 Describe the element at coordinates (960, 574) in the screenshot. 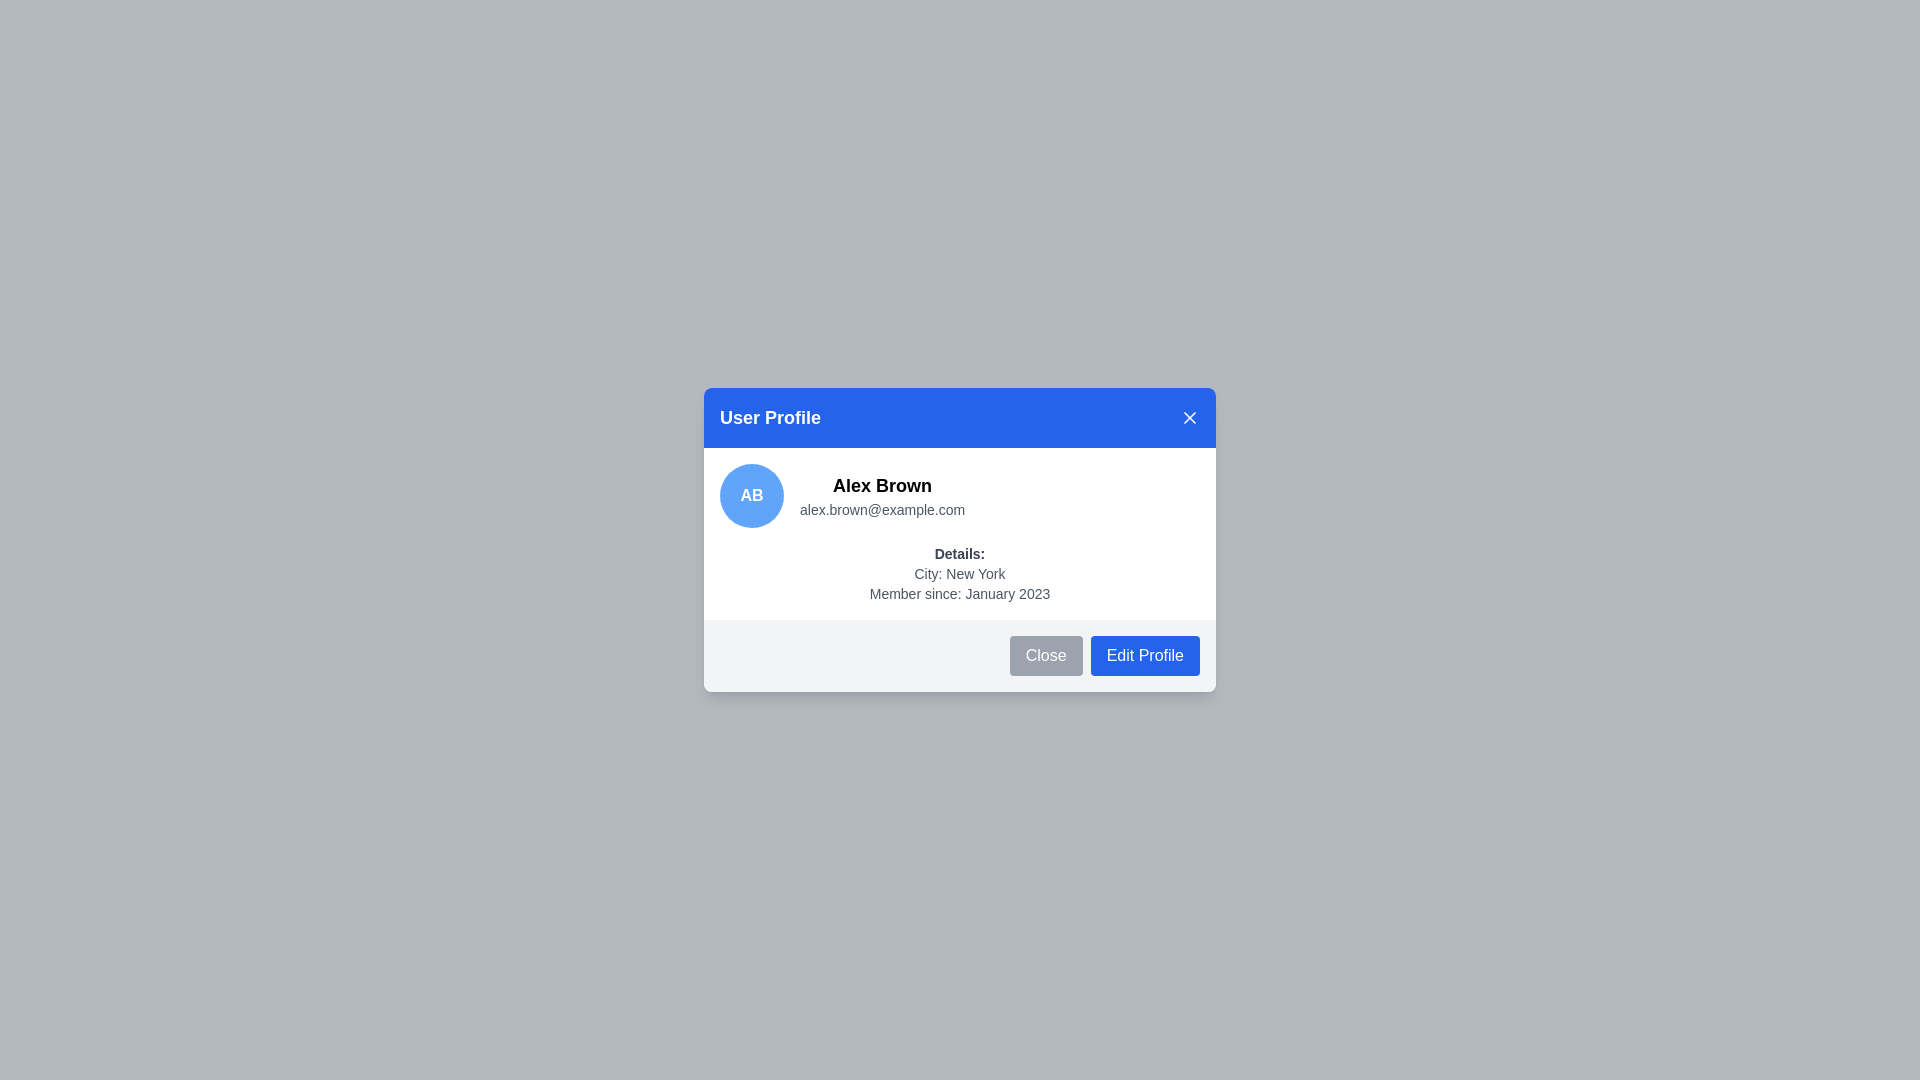

I see `the static text element displaying 'City: New York', which is positioned in the lower half of the user profile card and follows the label 'Details:'` at that location.